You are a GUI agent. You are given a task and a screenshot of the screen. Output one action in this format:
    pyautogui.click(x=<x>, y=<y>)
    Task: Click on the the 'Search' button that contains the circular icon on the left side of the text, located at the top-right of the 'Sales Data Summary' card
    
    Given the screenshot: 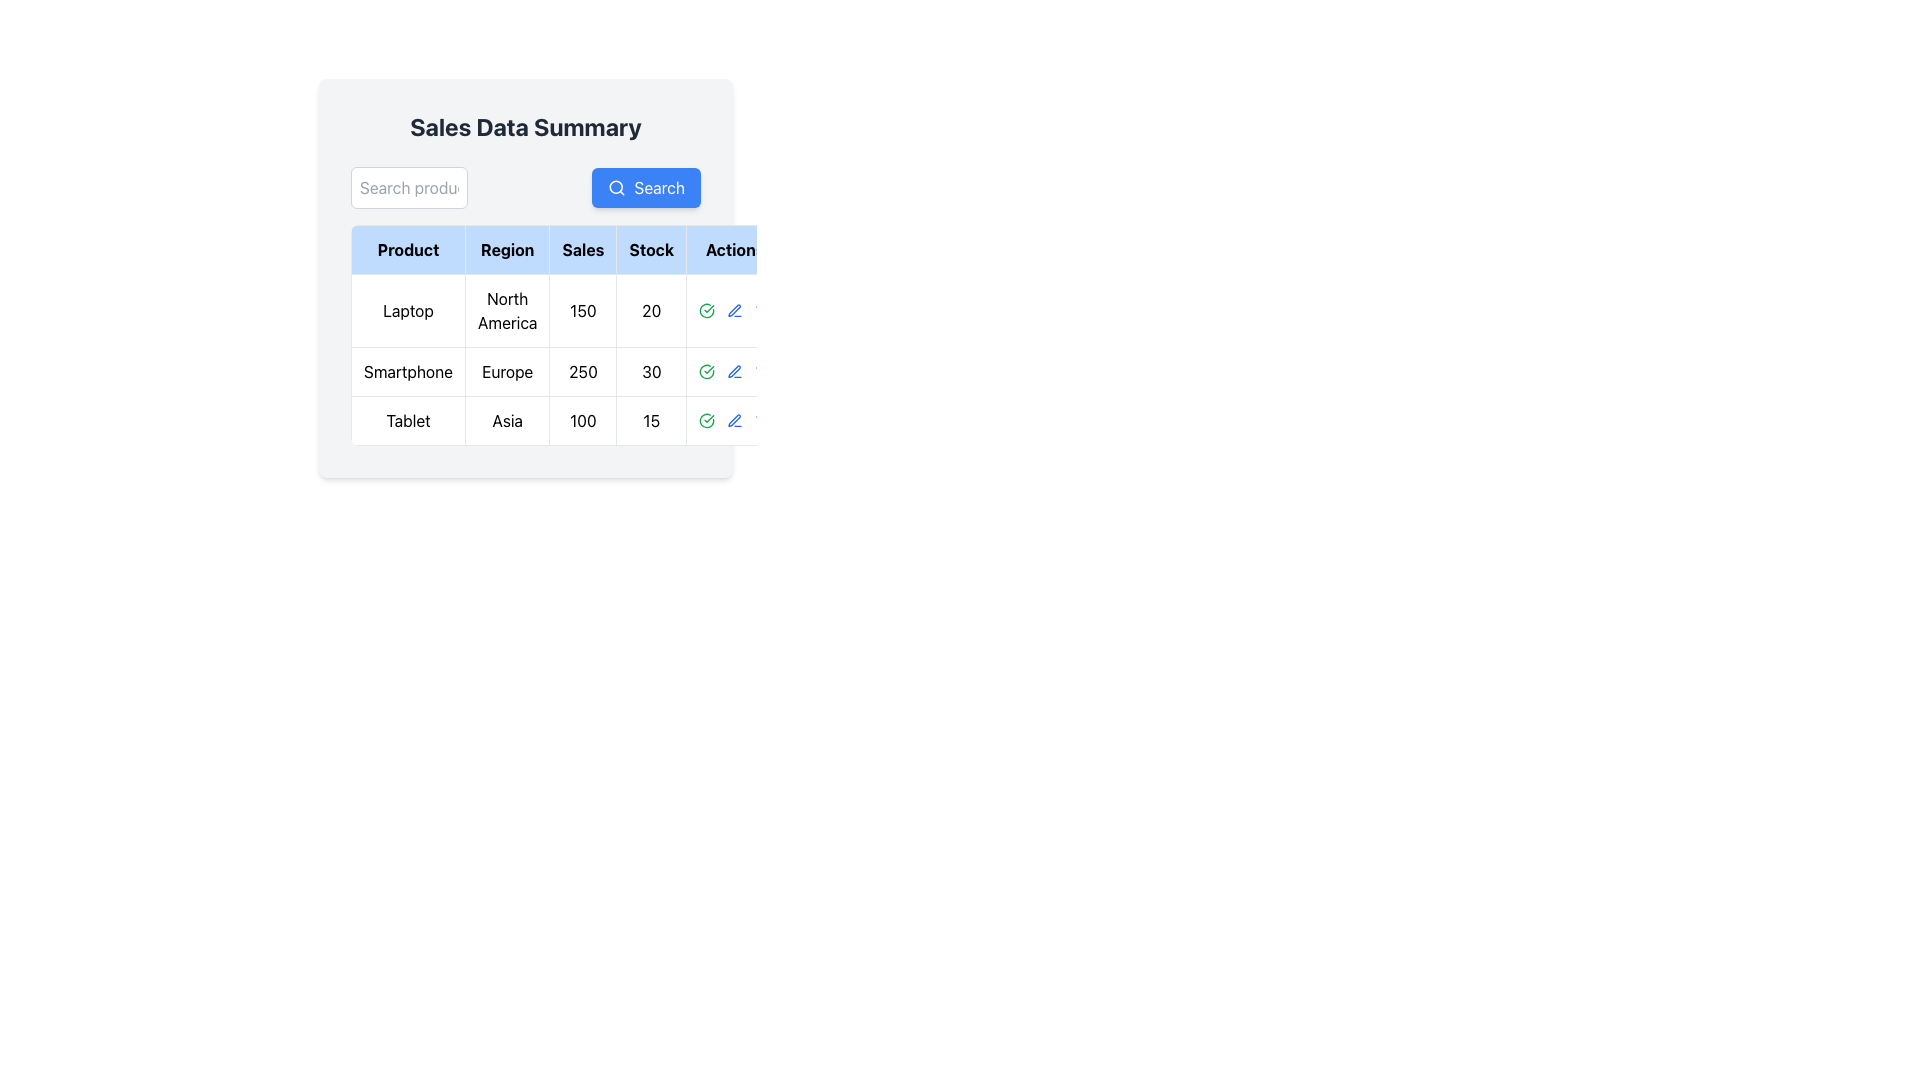 What is the action you would take?
    pyautogui.click(x=615, y=187)
    